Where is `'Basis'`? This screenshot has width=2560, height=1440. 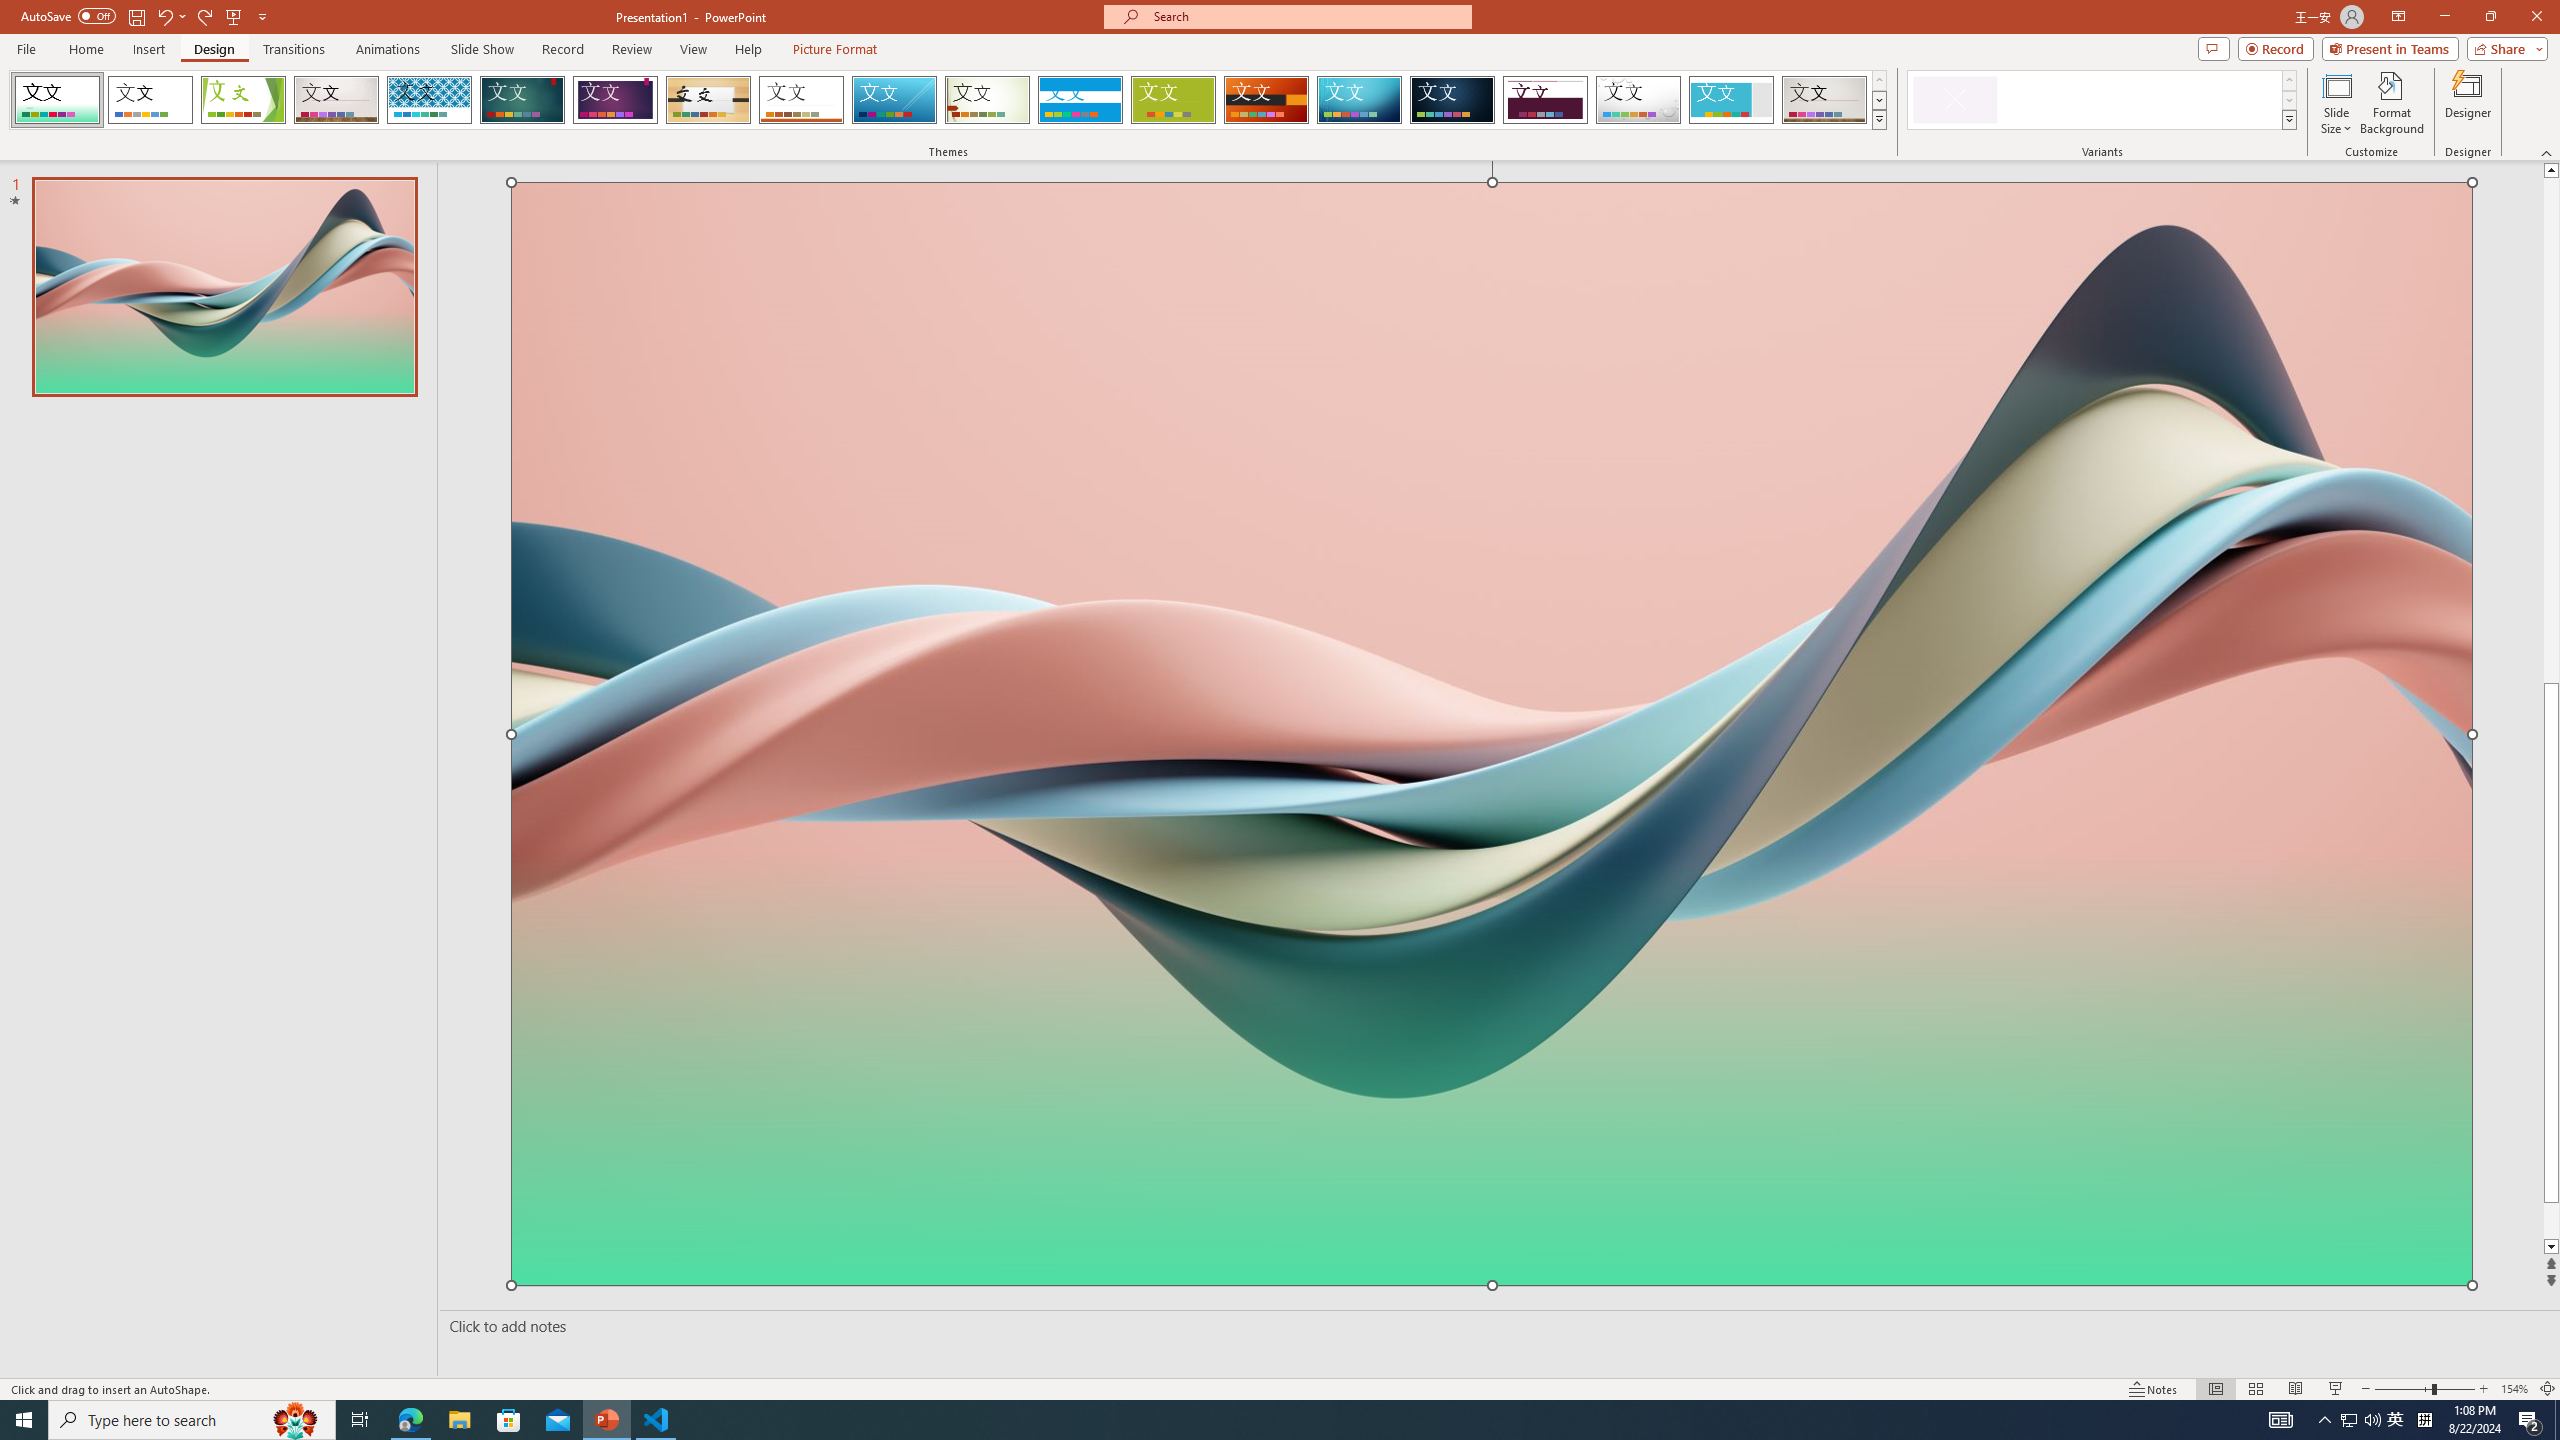
'Basis' is located at coordinates (1173, 99).